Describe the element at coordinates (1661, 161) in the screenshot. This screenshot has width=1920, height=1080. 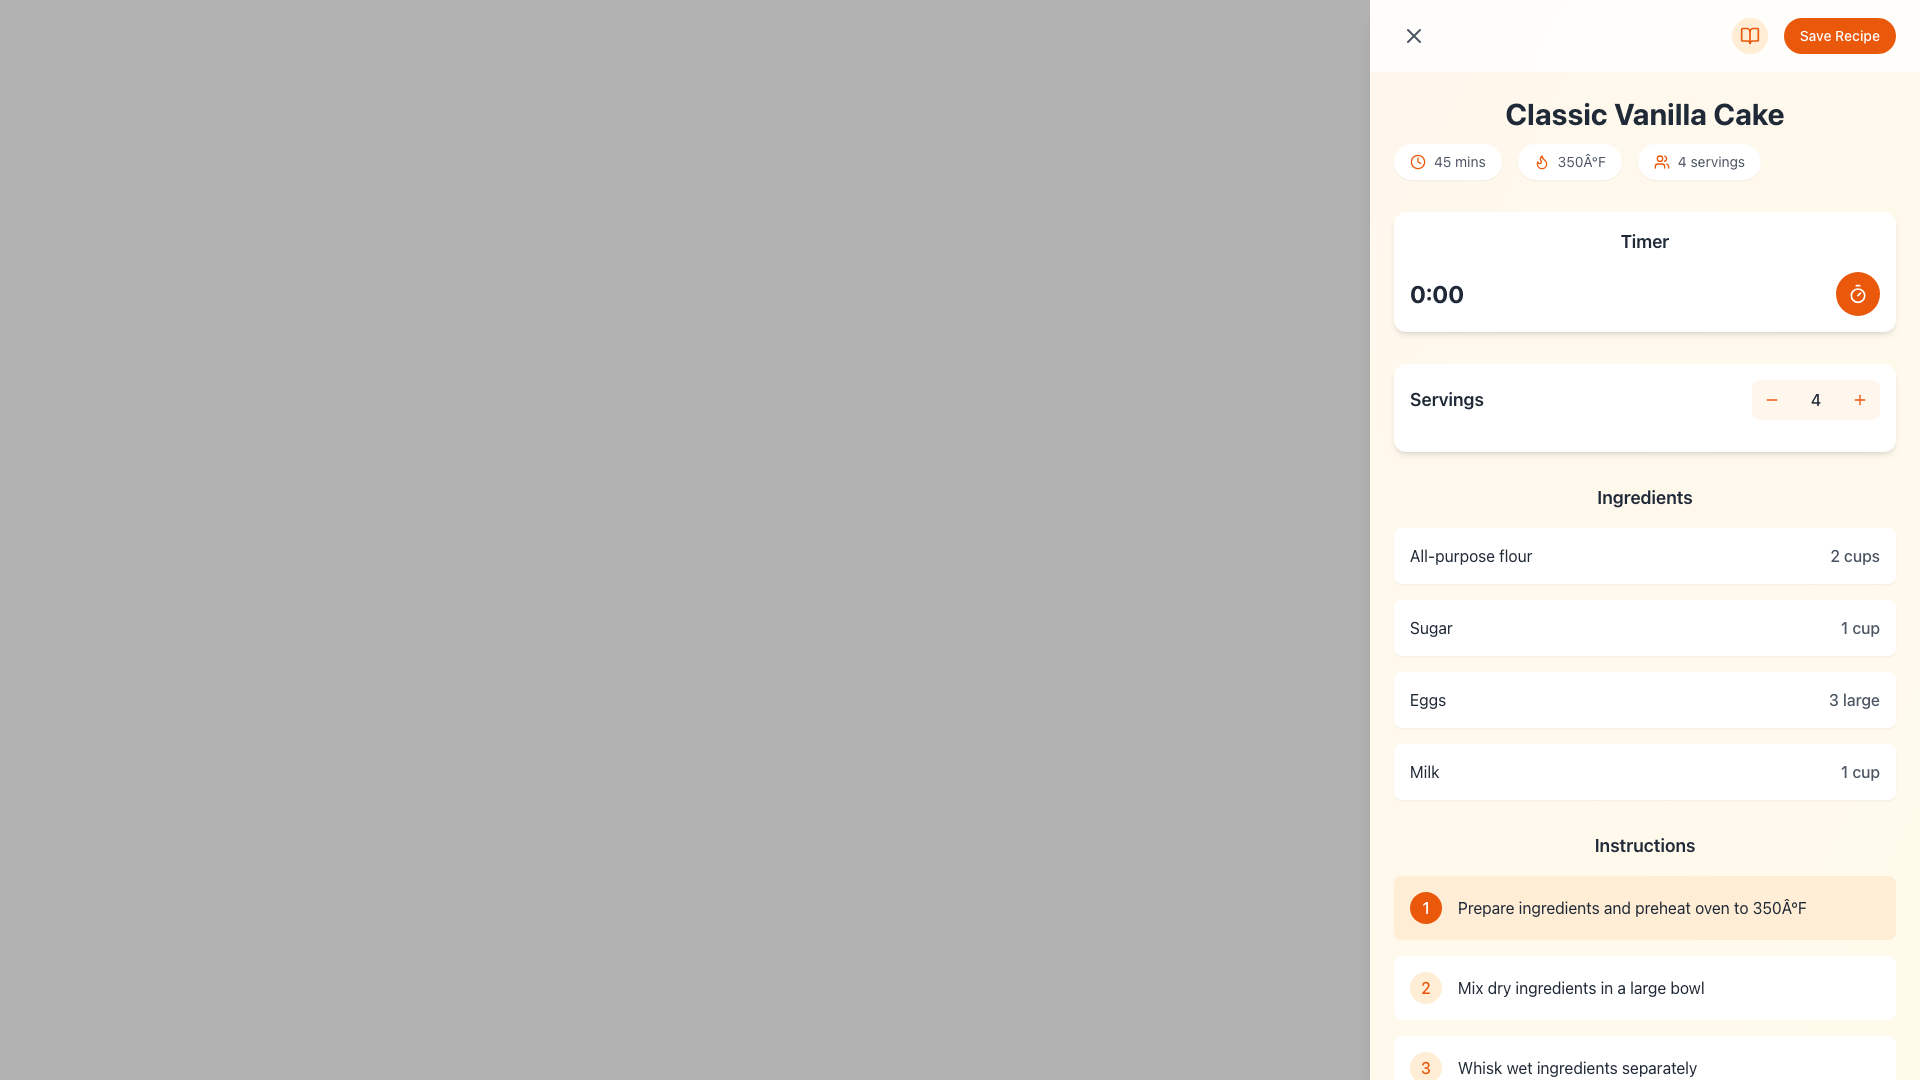
I see `the orange-colored icon resembling a group of two people, located next to the '4 servings' text, beneath the title 'Classic Vanilla Cake'` at that location.